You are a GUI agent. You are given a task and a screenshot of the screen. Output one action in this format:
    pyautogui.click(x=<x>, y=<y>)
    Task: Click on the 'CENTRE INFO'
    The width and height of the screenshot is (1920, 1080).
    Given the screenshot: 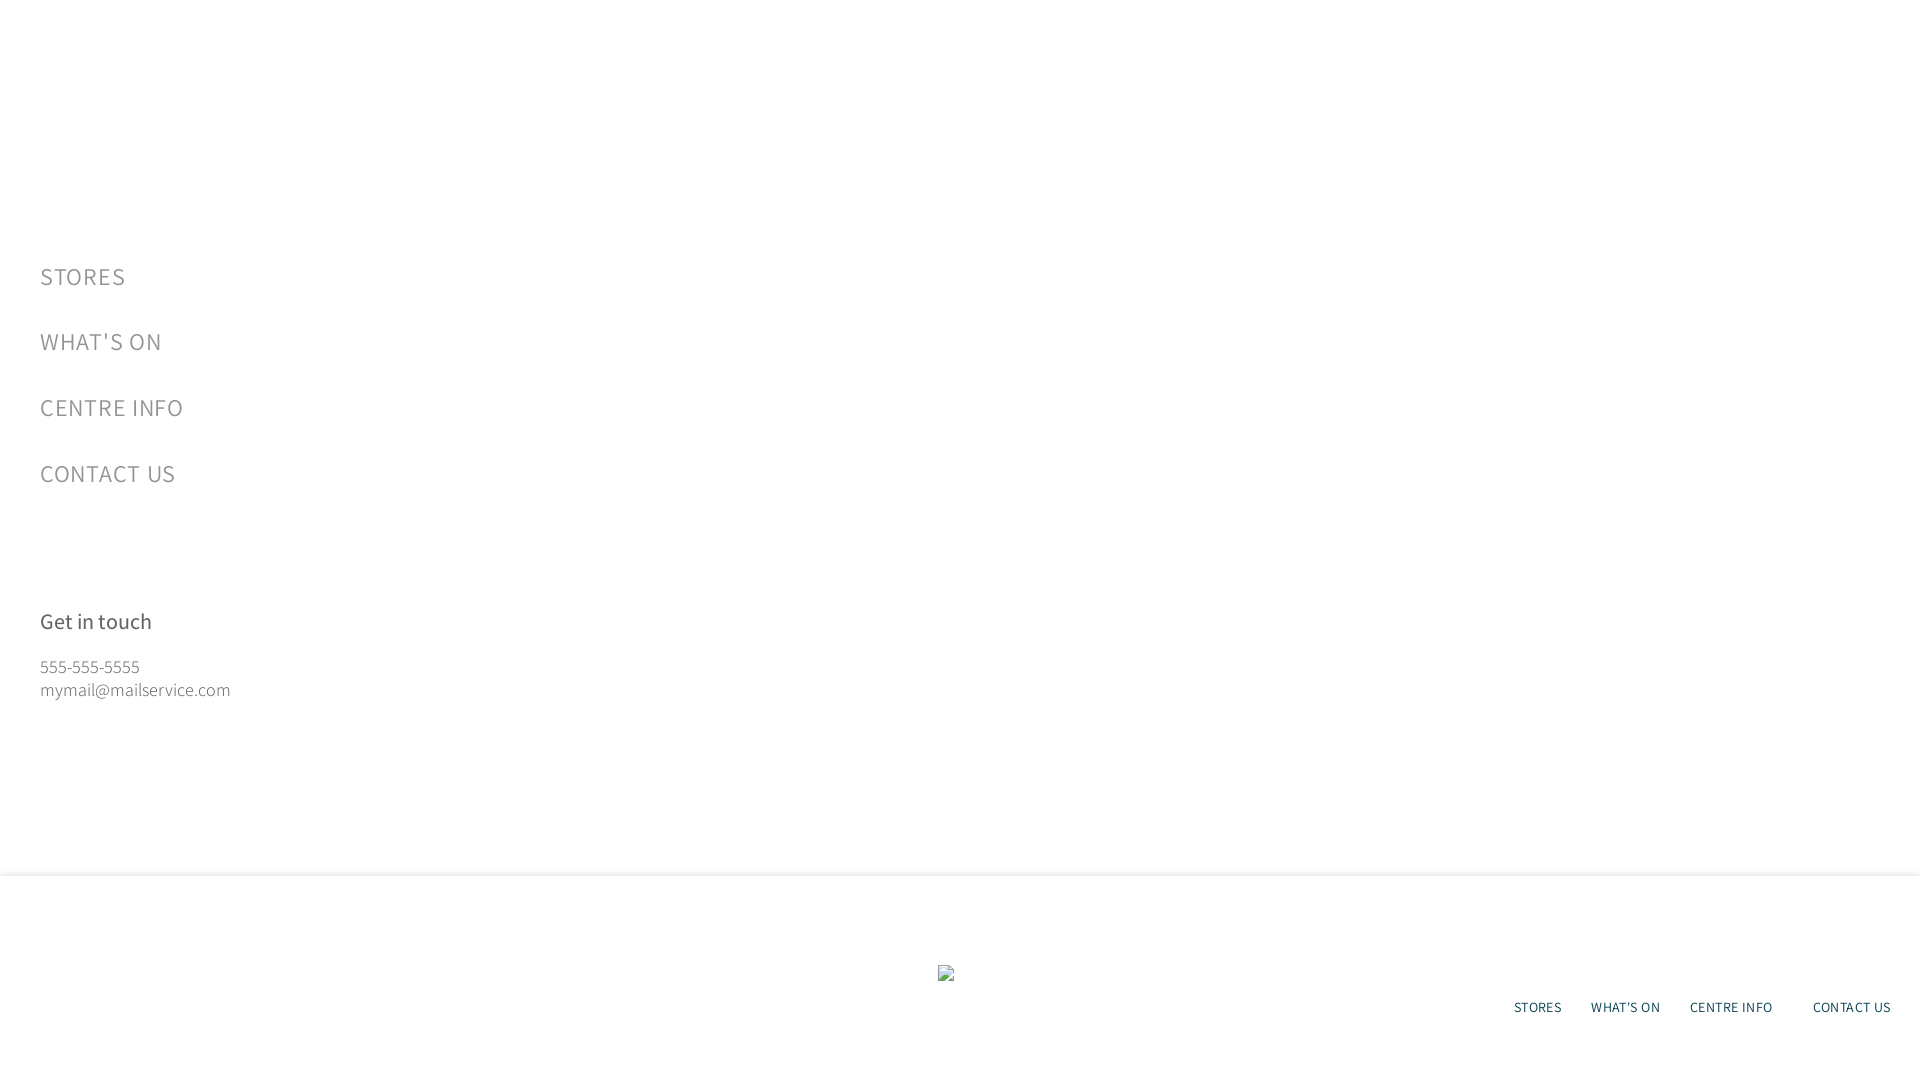 What is the action you would take?
    pyautogui.click(x=1735, y=1006)
    